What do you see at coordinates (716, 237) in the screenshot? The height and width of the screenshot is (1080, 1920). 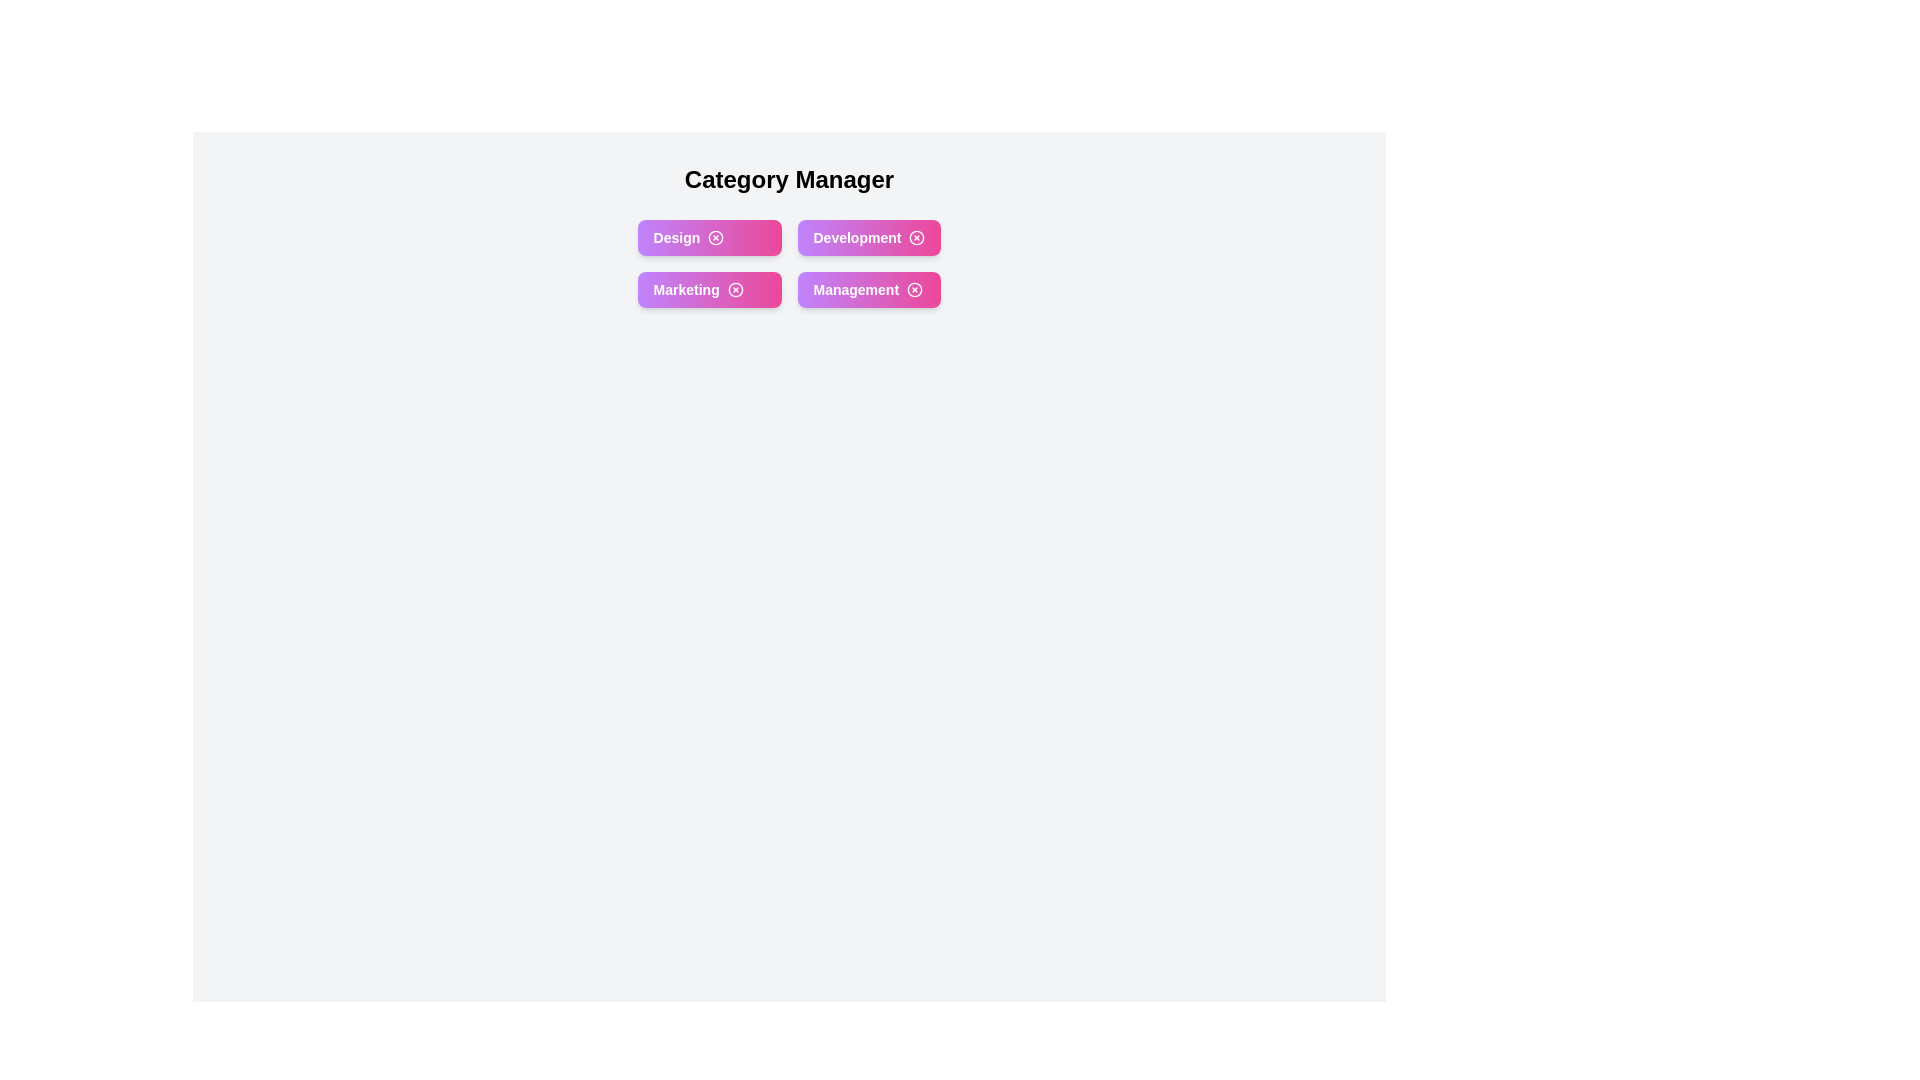 I see `close button on the category chip labeled Design to remove it` at bounding box center [716, 237].